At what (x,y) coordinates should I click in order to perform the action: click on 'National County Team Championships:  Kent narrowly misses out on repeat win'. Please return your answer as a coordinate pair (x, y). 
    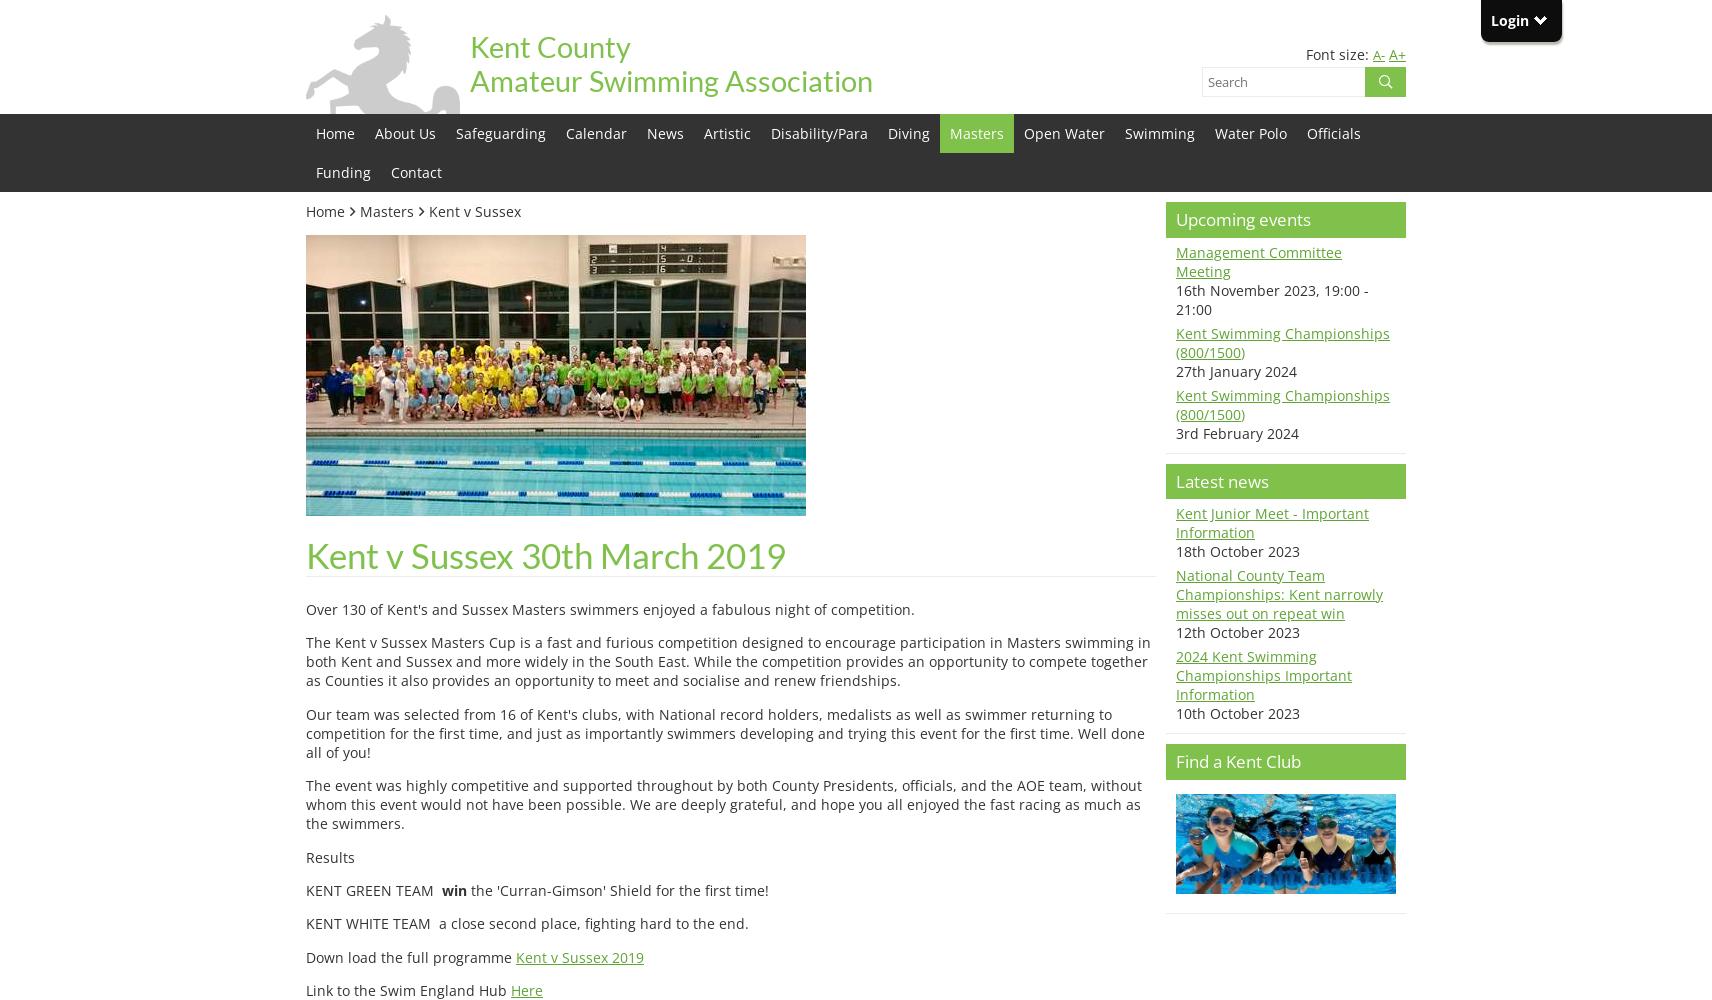
    Looking at the image, I should click on (1175, 593).